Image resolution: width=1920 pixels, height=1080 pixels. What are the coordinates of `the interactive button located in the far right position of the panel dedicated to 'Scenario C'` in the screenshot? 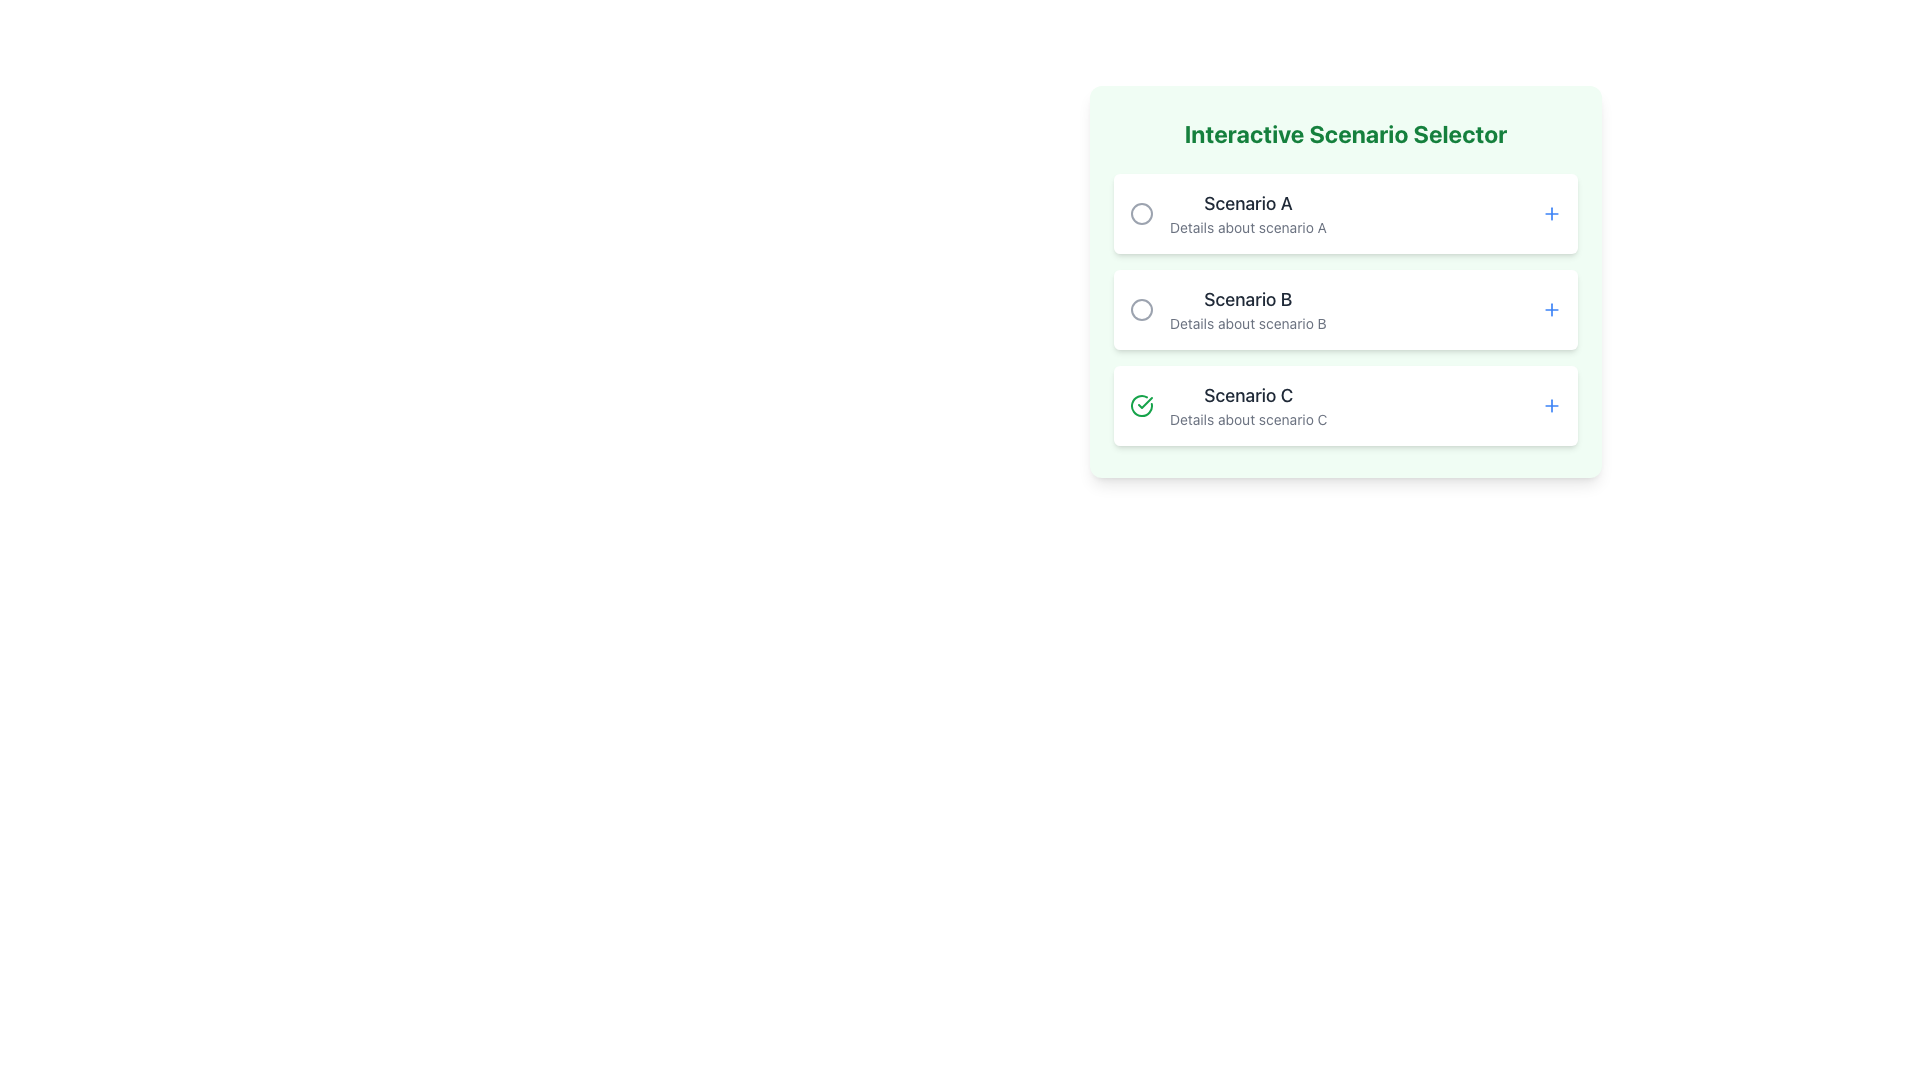 It's located at (1550, 405).